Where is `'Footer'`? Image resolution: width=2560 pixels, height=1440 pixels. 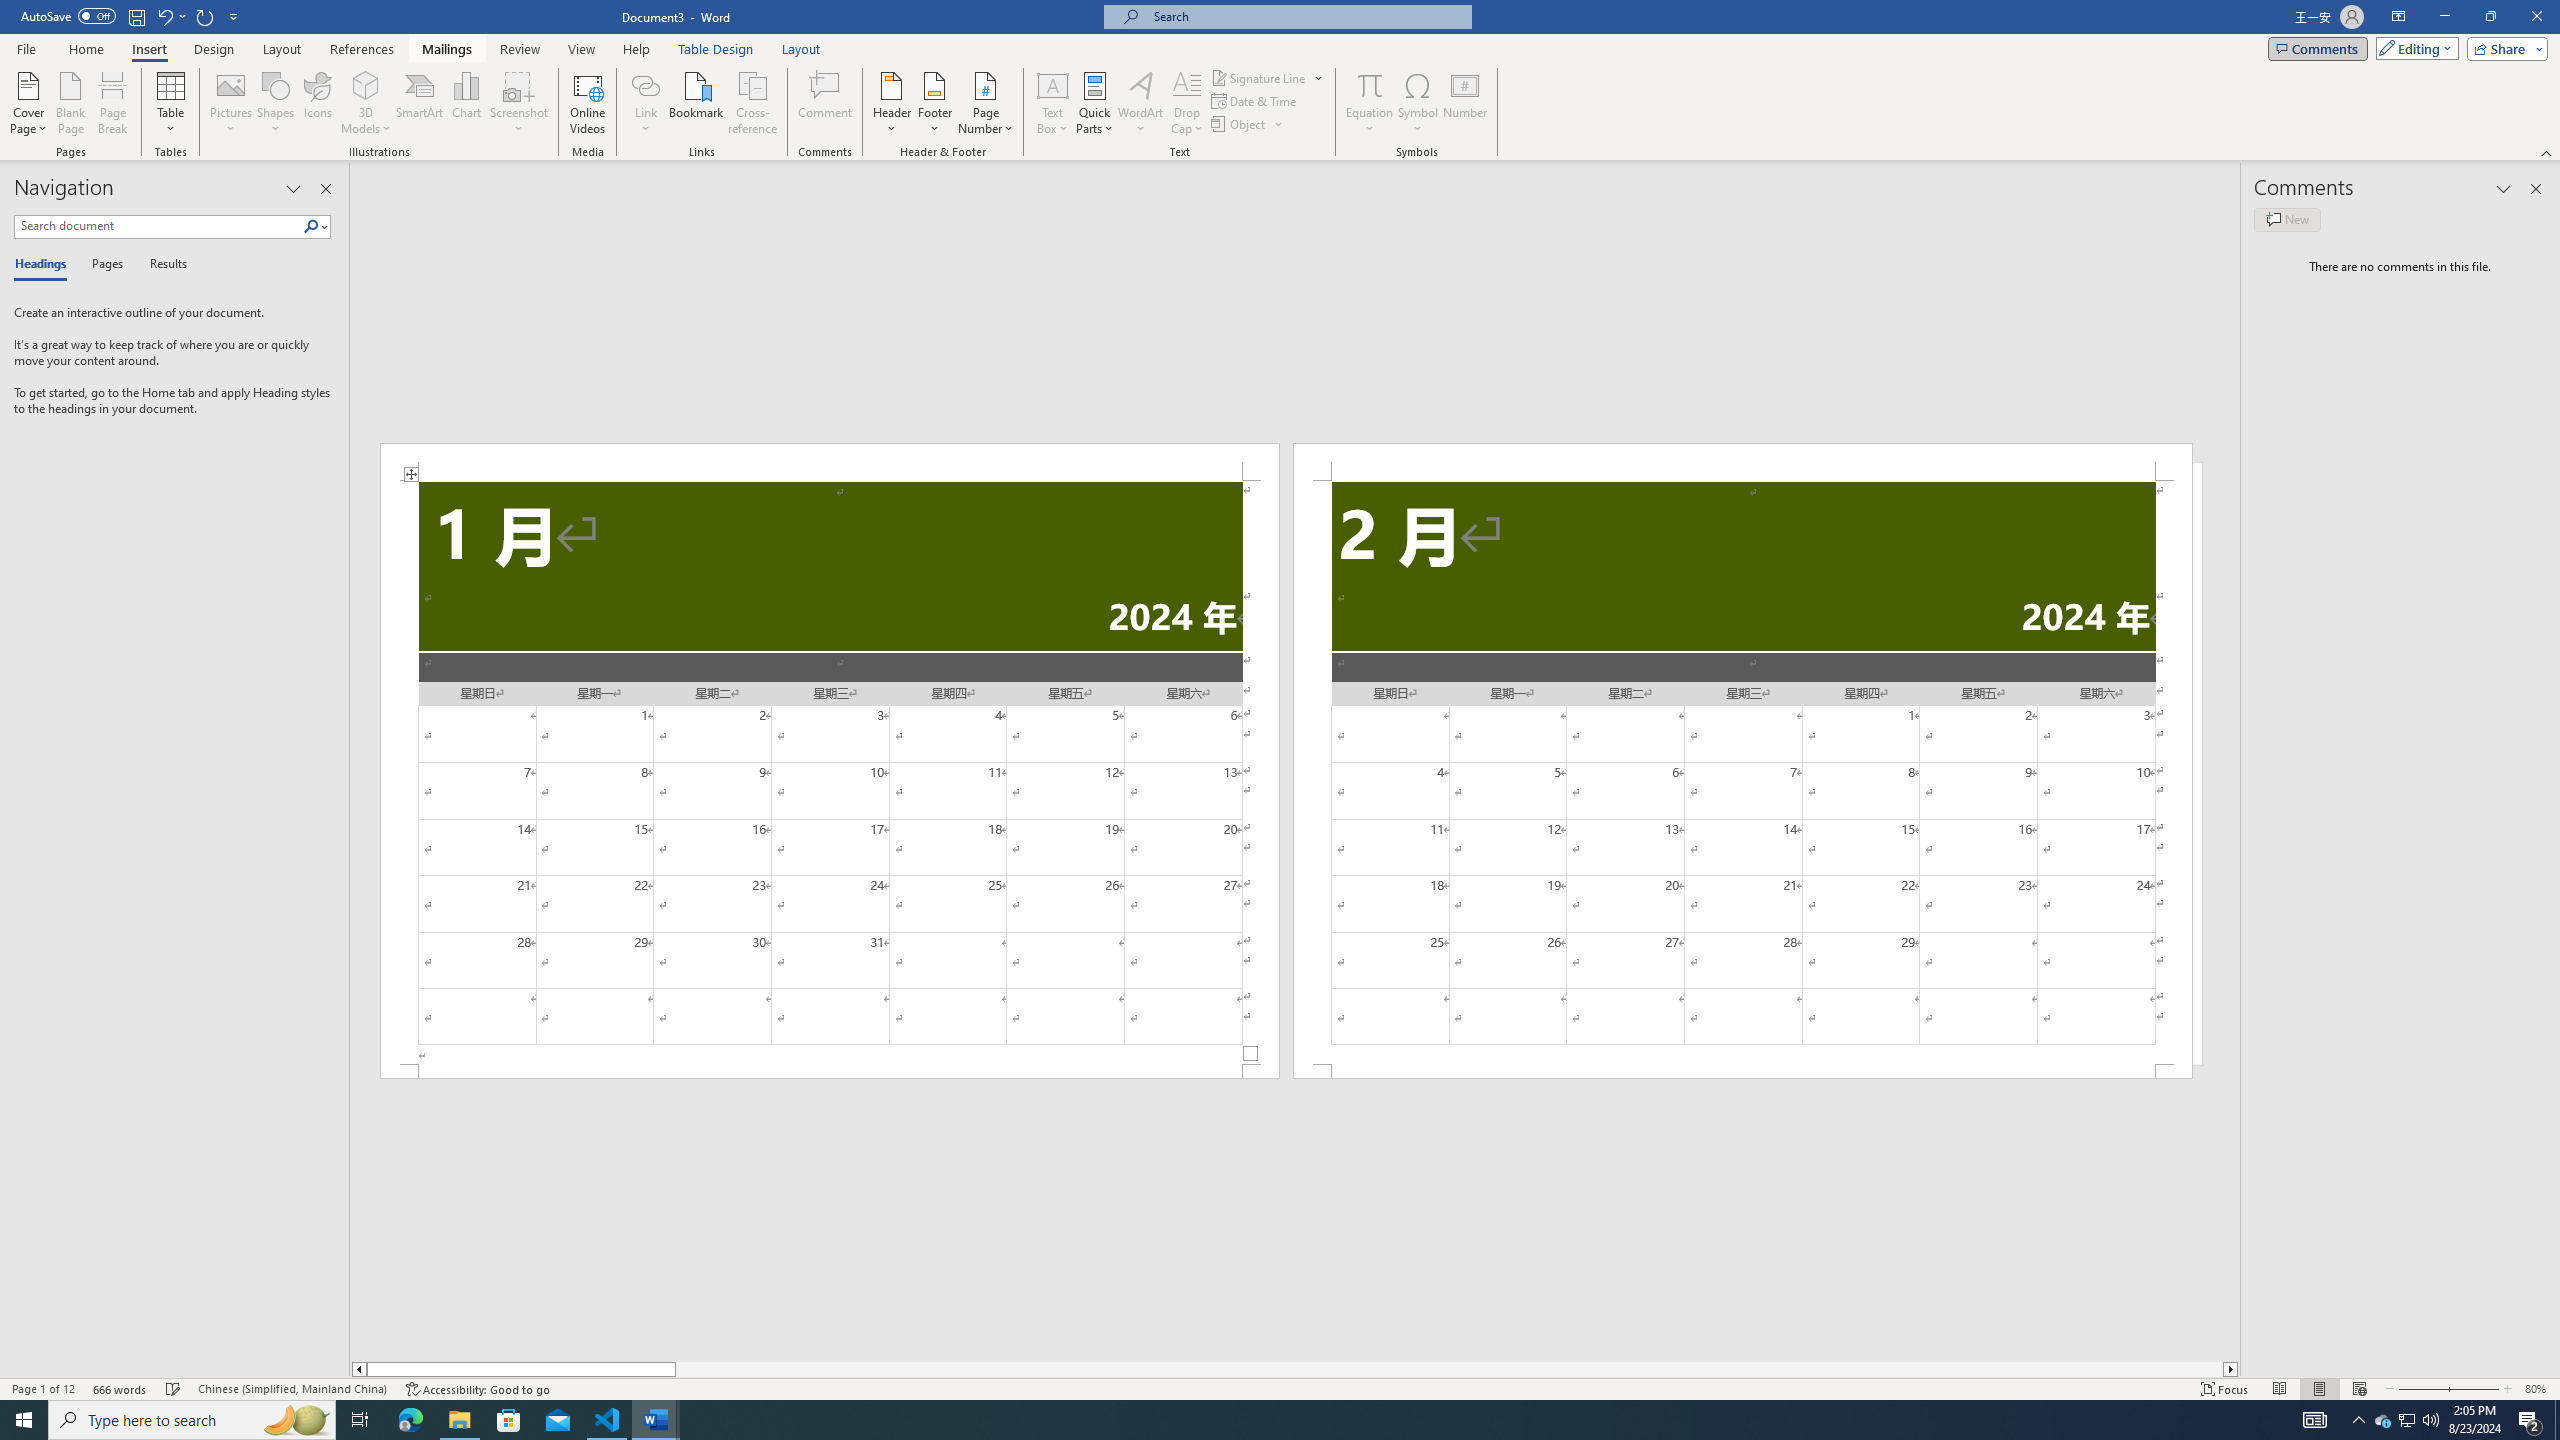
'Footer' is located at coordinates (933, 103).